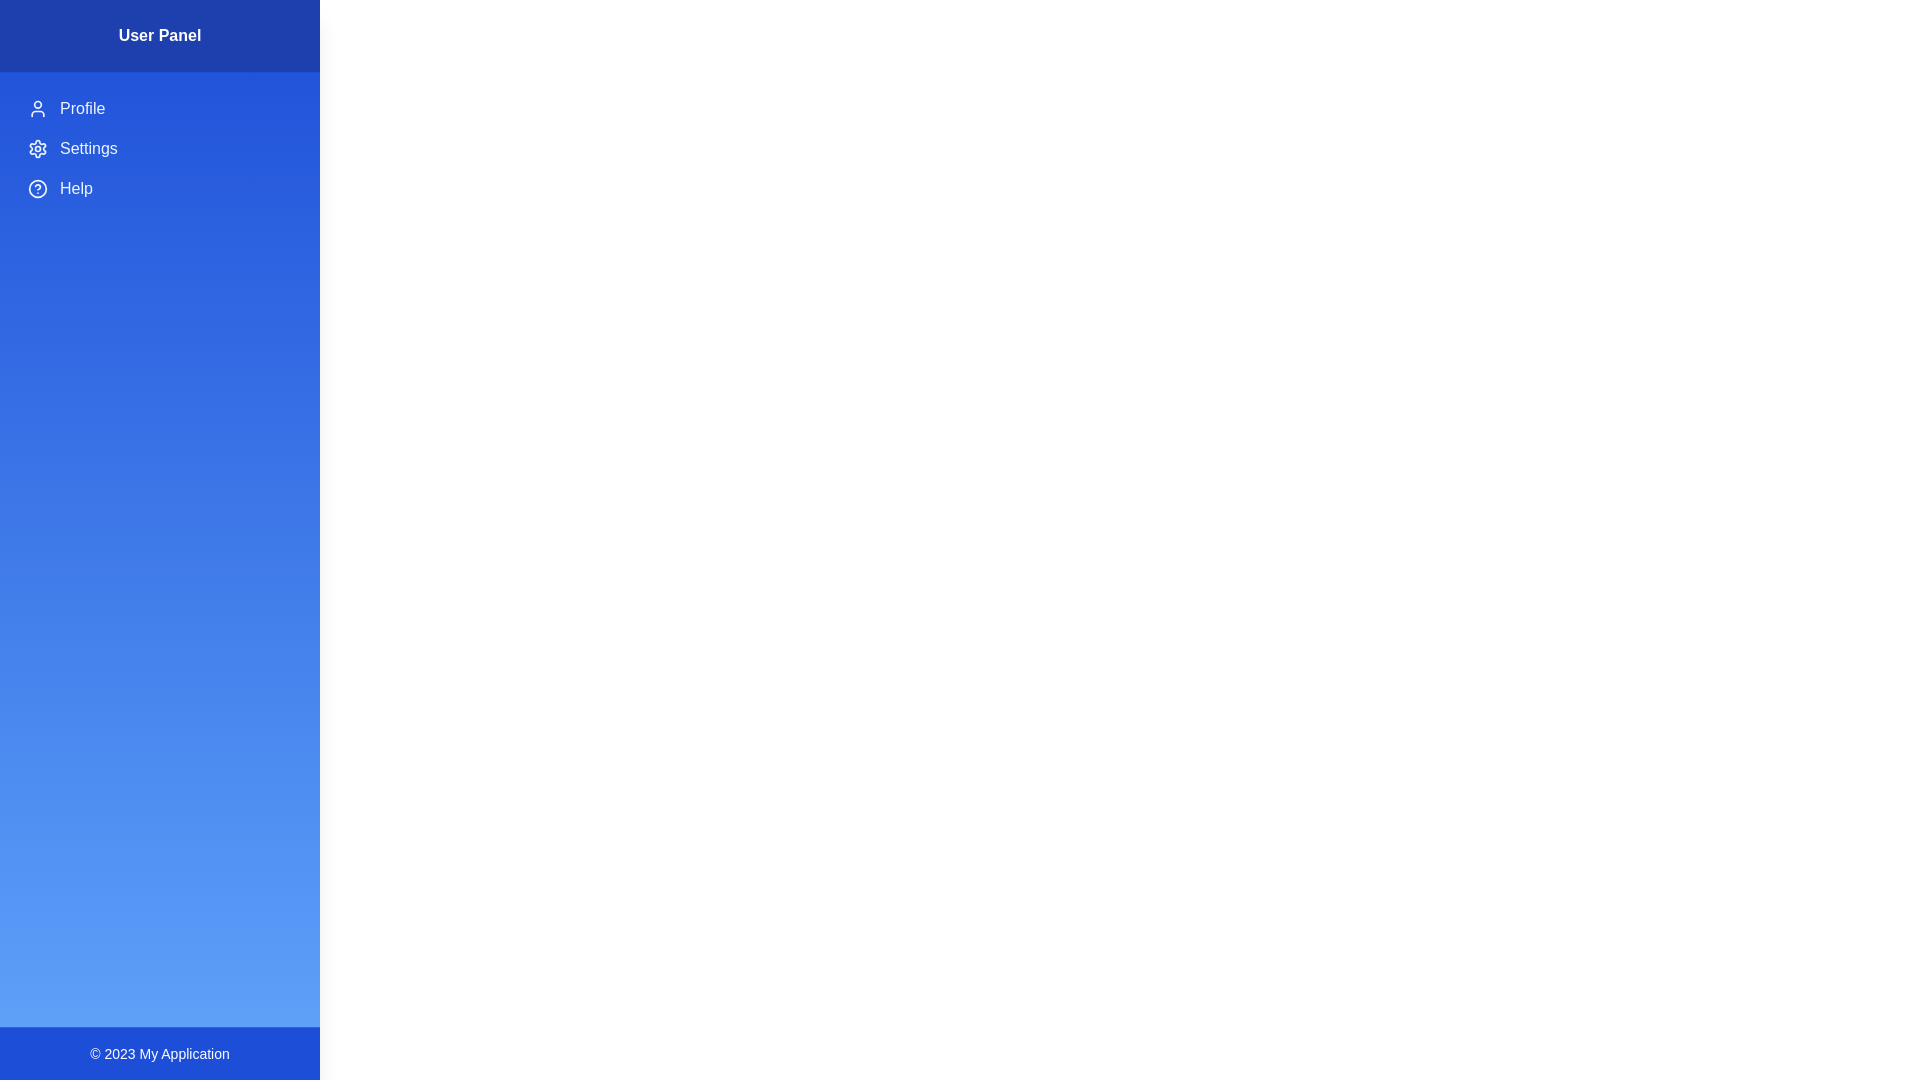 The image size is (1920, 1080). I want to click on the 'Help' menu item in the drawer, so click(158, 189).